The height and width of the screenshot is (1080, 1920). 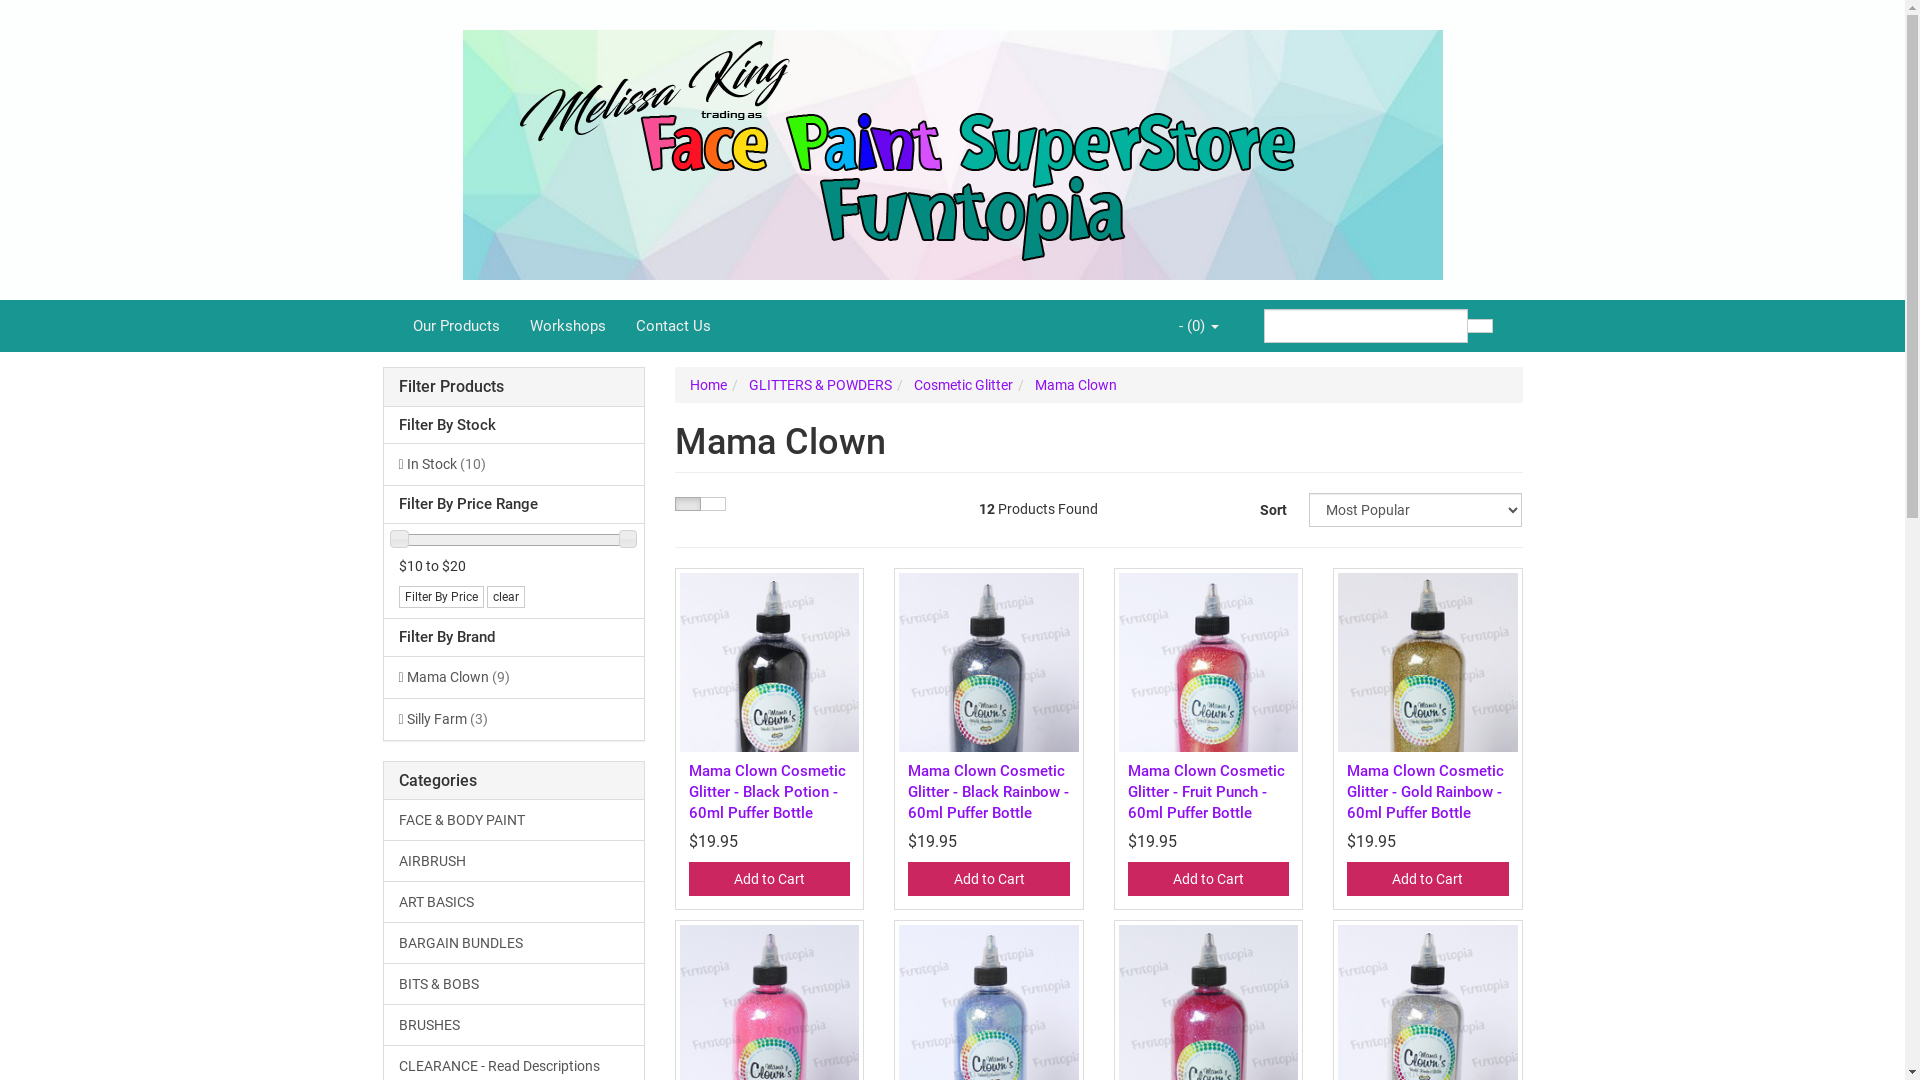 I want to click on 'Home', so click(x=708, y=385).